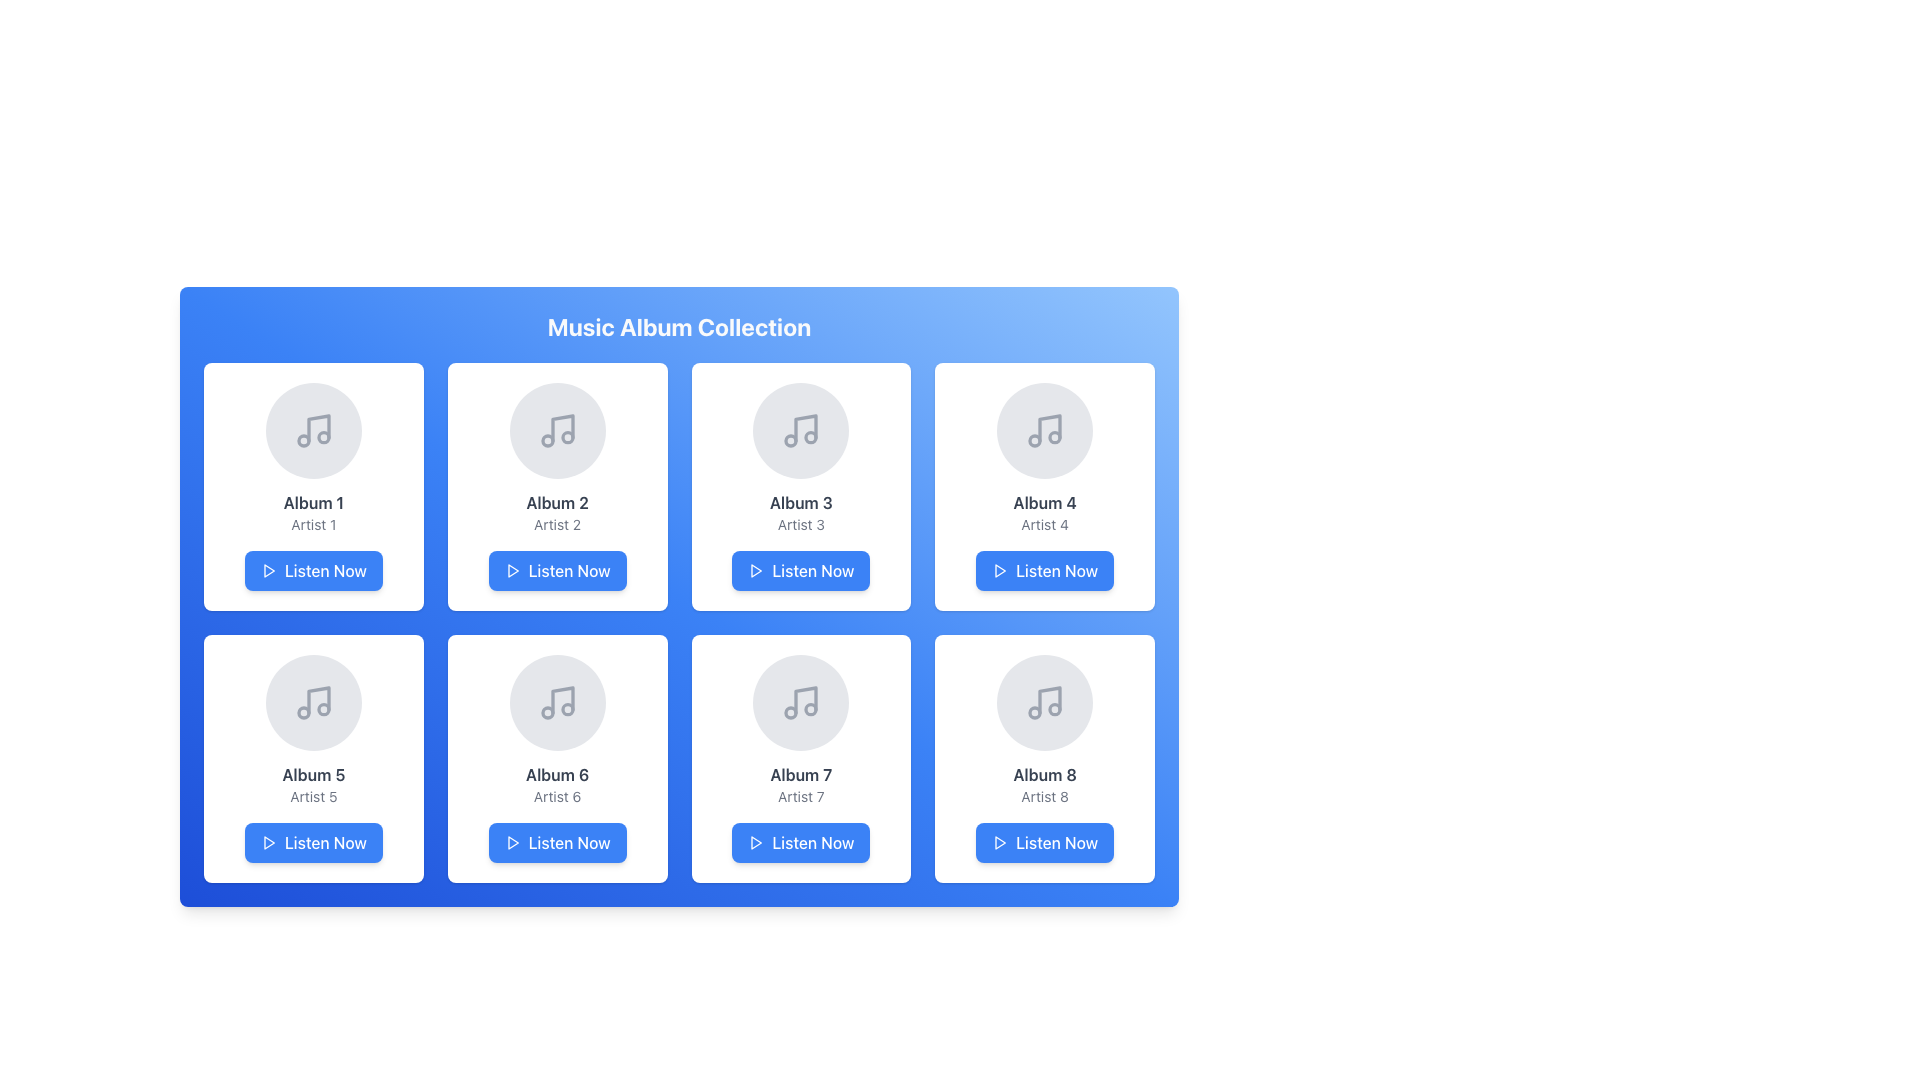  What do you see at coordinates (811, 708) in the screenshot?
I see `the circular SVG shape that represents a music note symbol for 'Album 7' in the music-related UI` at bounding box center [811, 708].